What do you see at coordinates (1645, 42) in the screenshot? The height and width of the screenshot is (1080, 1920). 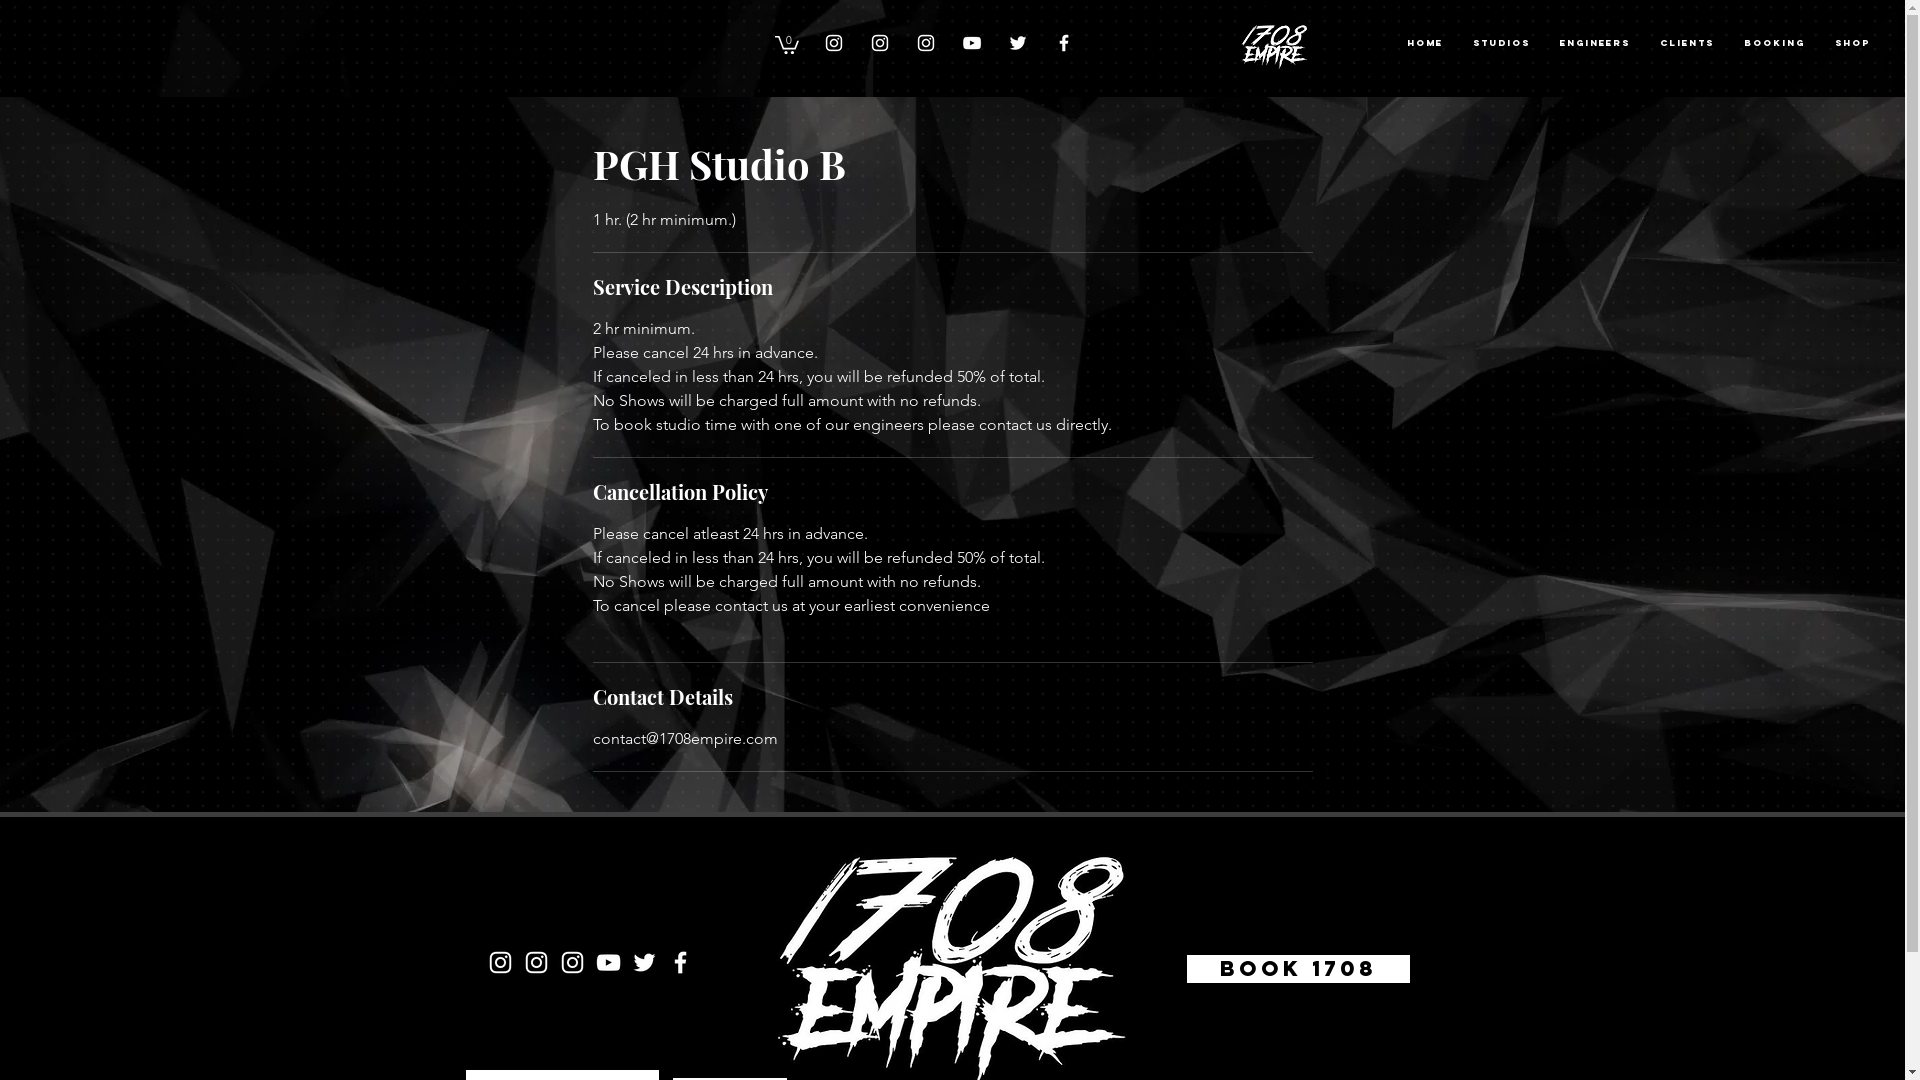 I see `'CLIENTS'` at bounding box center [1645, 42].